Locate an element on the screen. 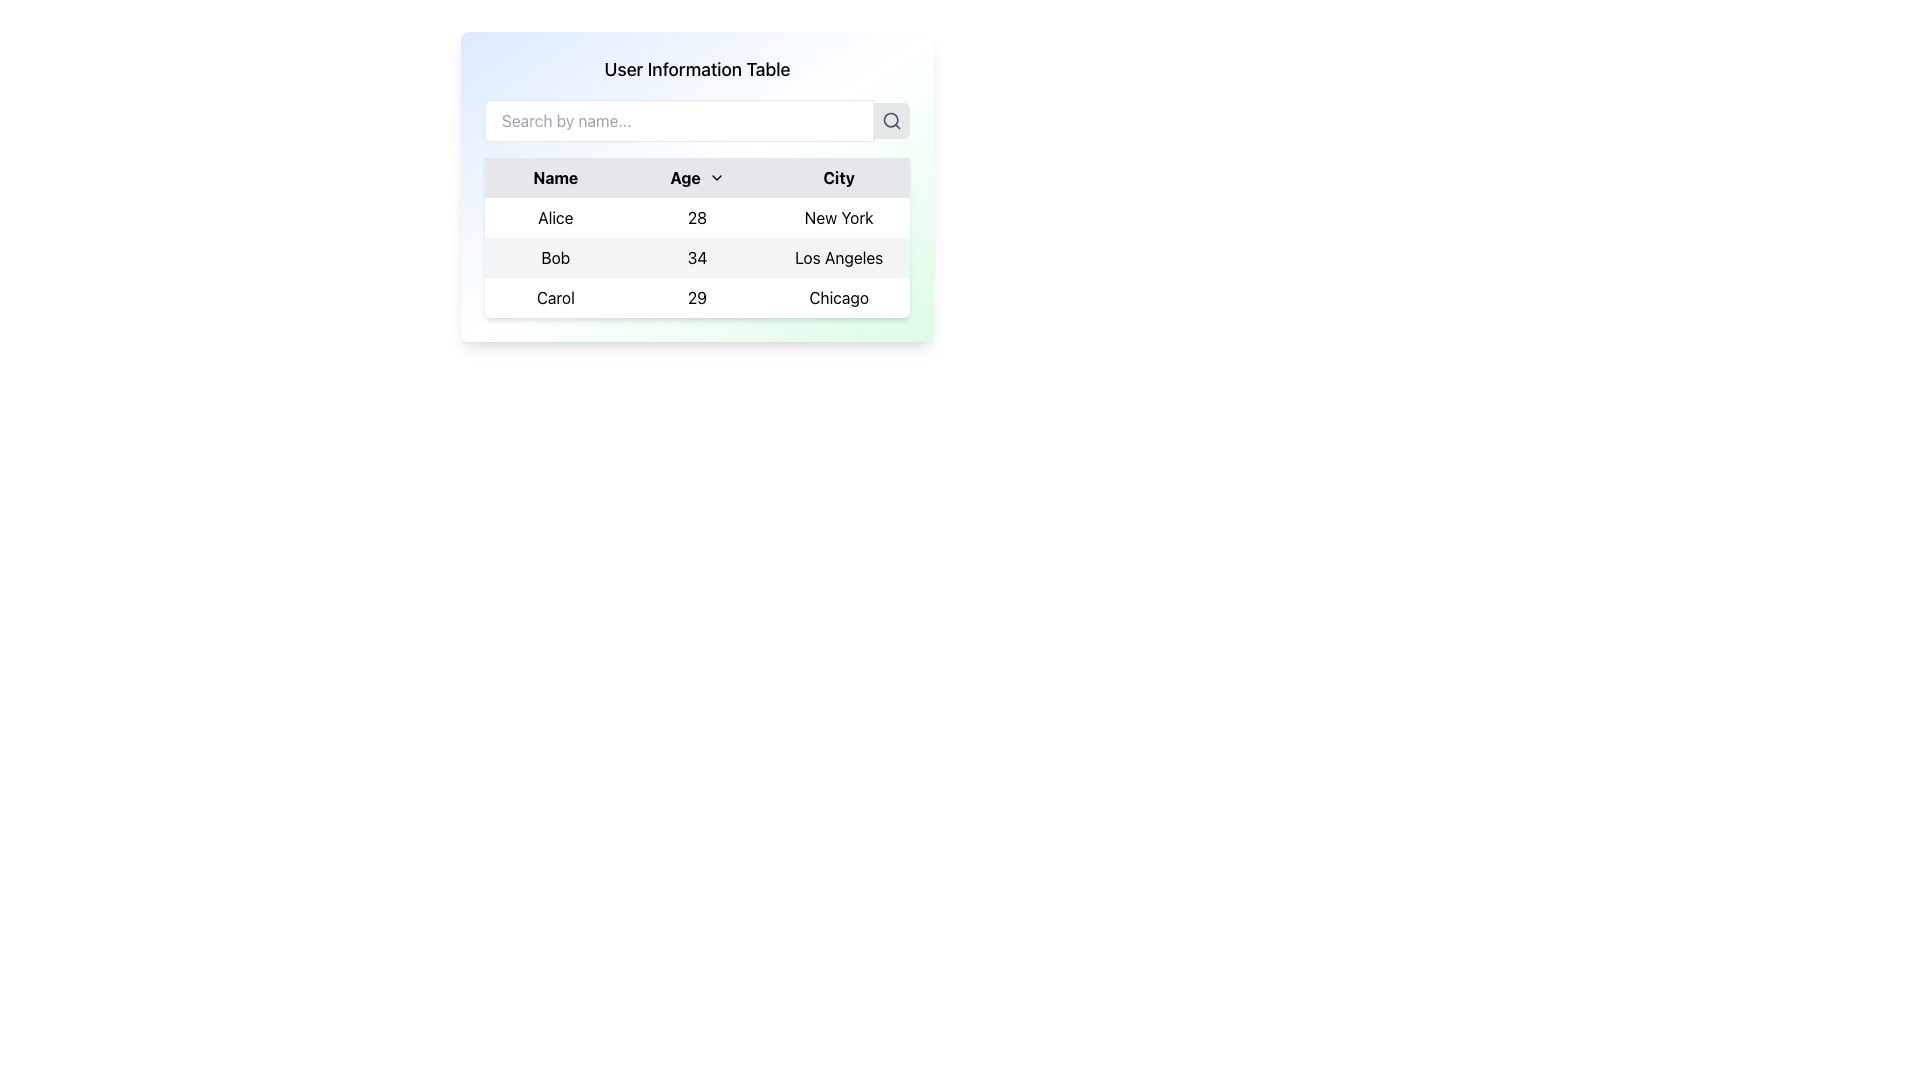 This screenshot has width=1920, height=1080. the downward-pointing chevron icon in the header section of the 'Age' column is located at coordinates (716, 176).